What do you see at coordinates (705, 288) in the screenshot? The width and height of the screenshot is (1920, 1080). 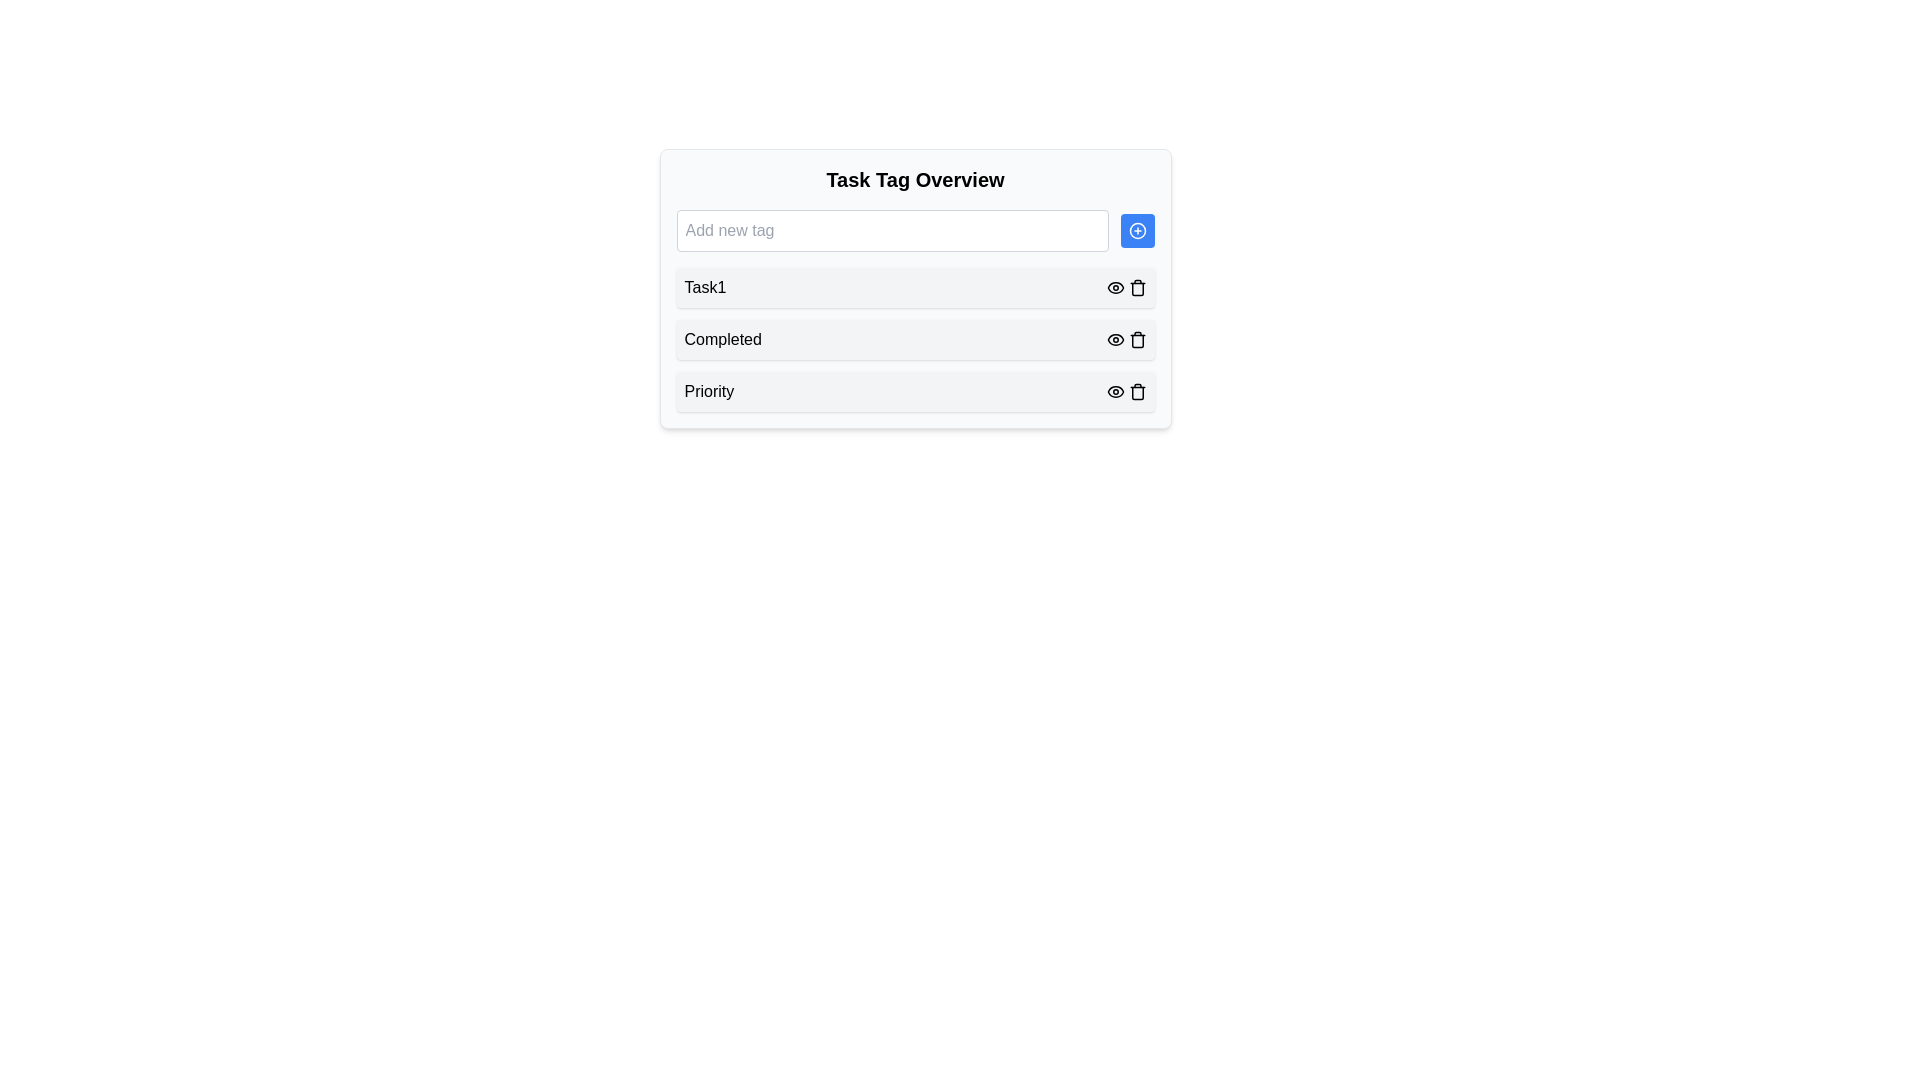 I see `the Text label identifying the task named 'Task1' in the task management interface, which is positioned as the first item under 'Task Tag Overview'` at bounding box center [705, 288].